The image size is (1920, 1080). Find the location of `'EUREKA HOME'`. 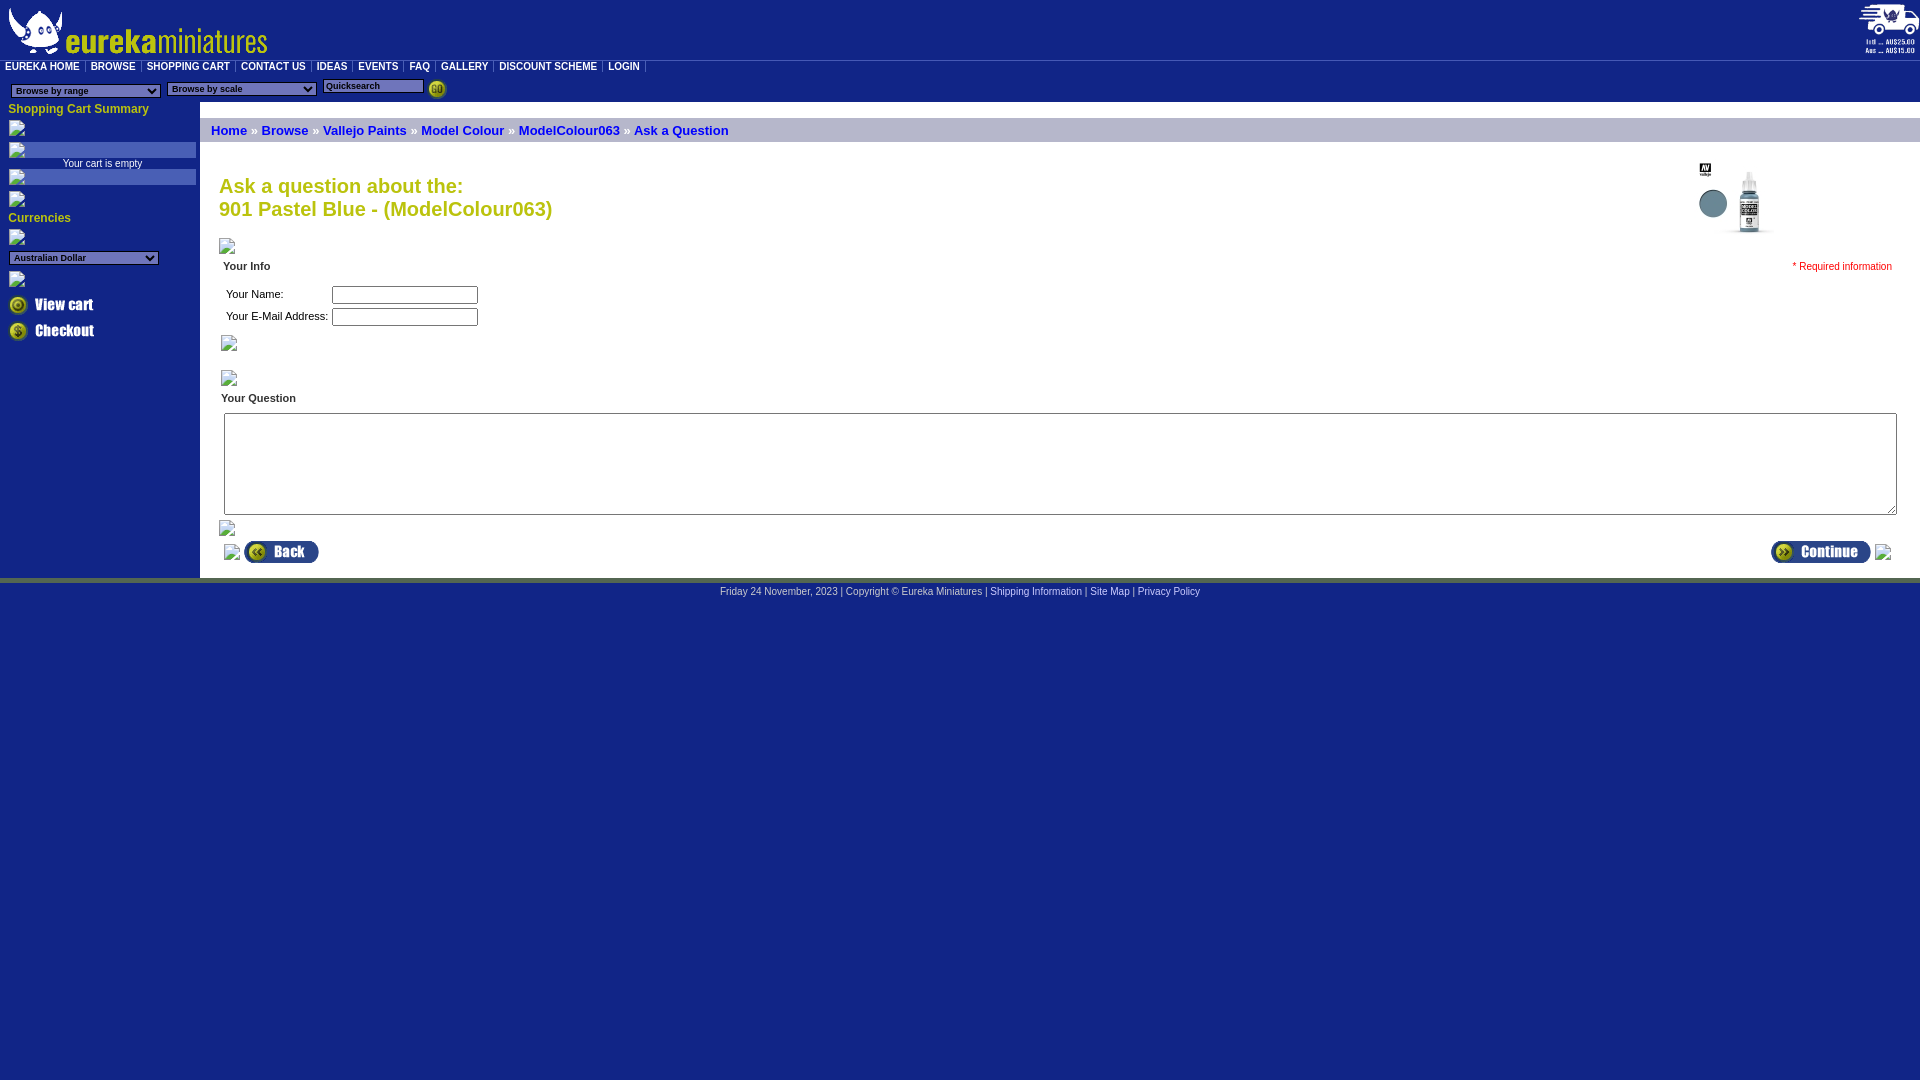

'EUREKA HOME' is located at coordinates (43, 65).